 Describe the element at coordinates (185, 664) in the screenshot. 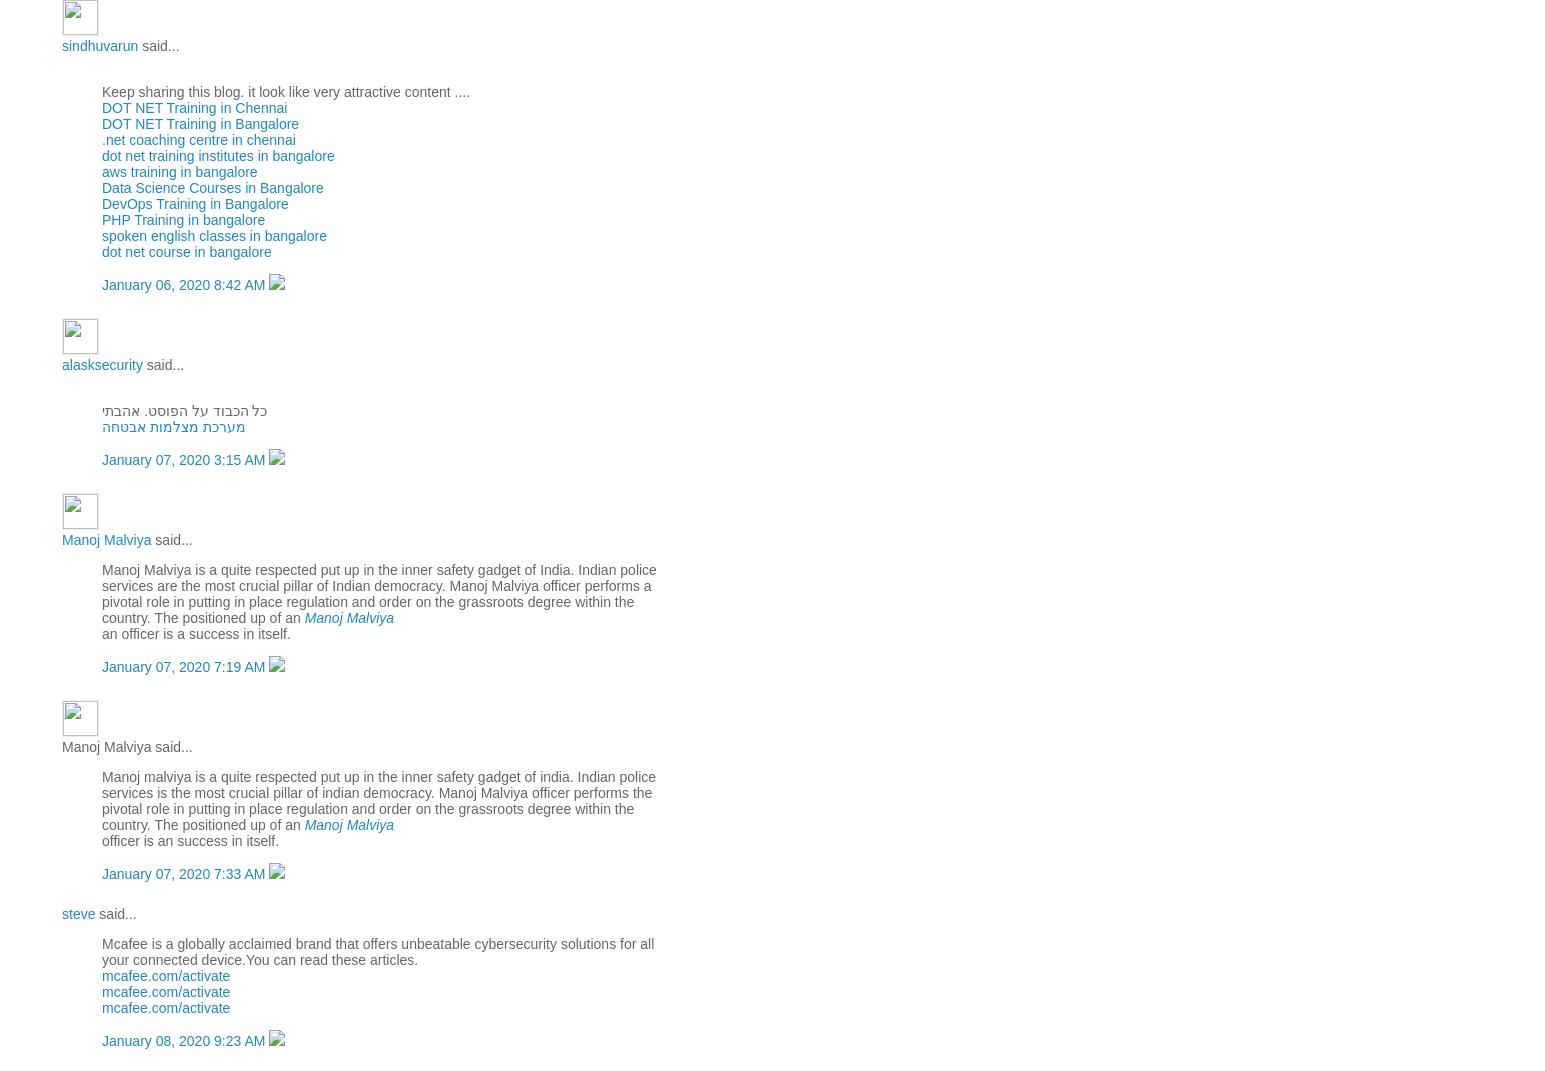

I see `'January 07, 2020 7:19 AM'` at that location.